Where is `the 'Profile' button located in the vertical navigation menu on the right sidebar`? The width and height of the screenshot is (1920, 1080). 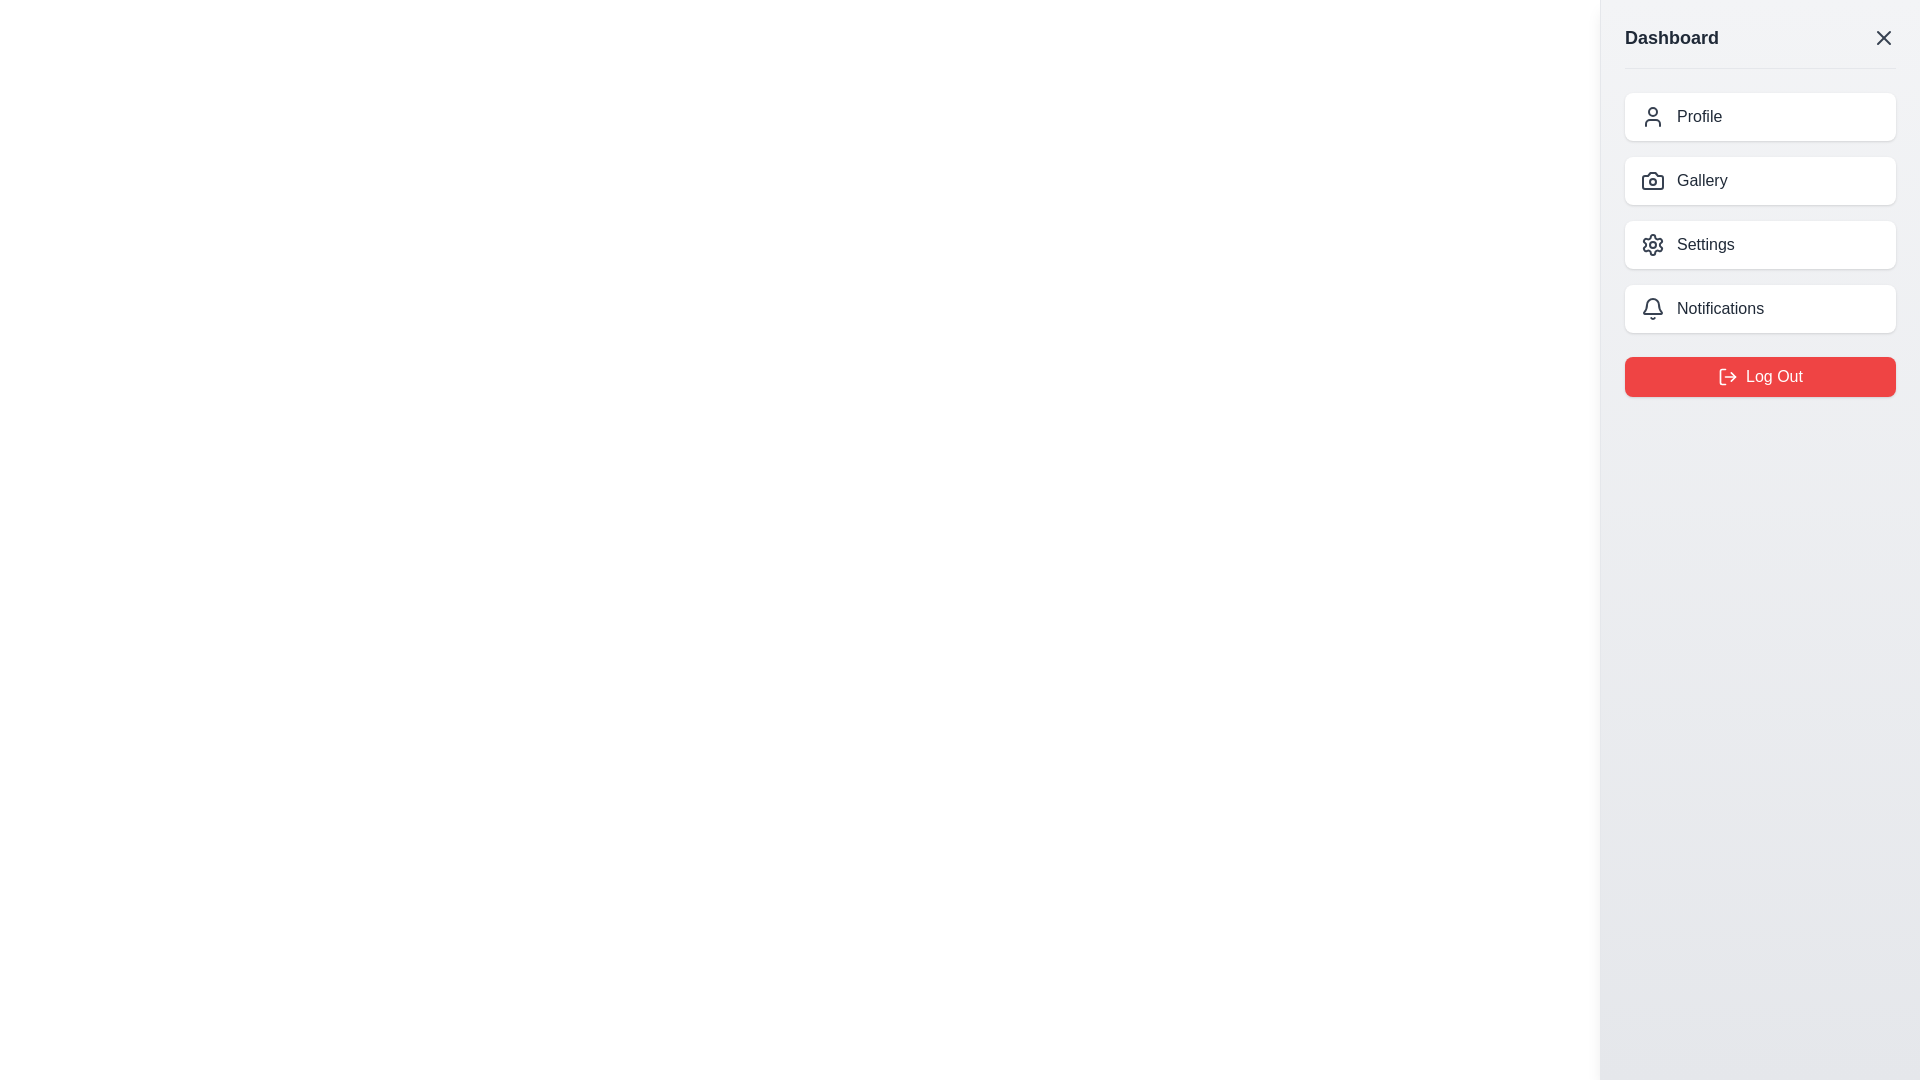 the 'Profile' button located in the vertical navigation menu on the right sidebar is located at coordinates (1760, 116).